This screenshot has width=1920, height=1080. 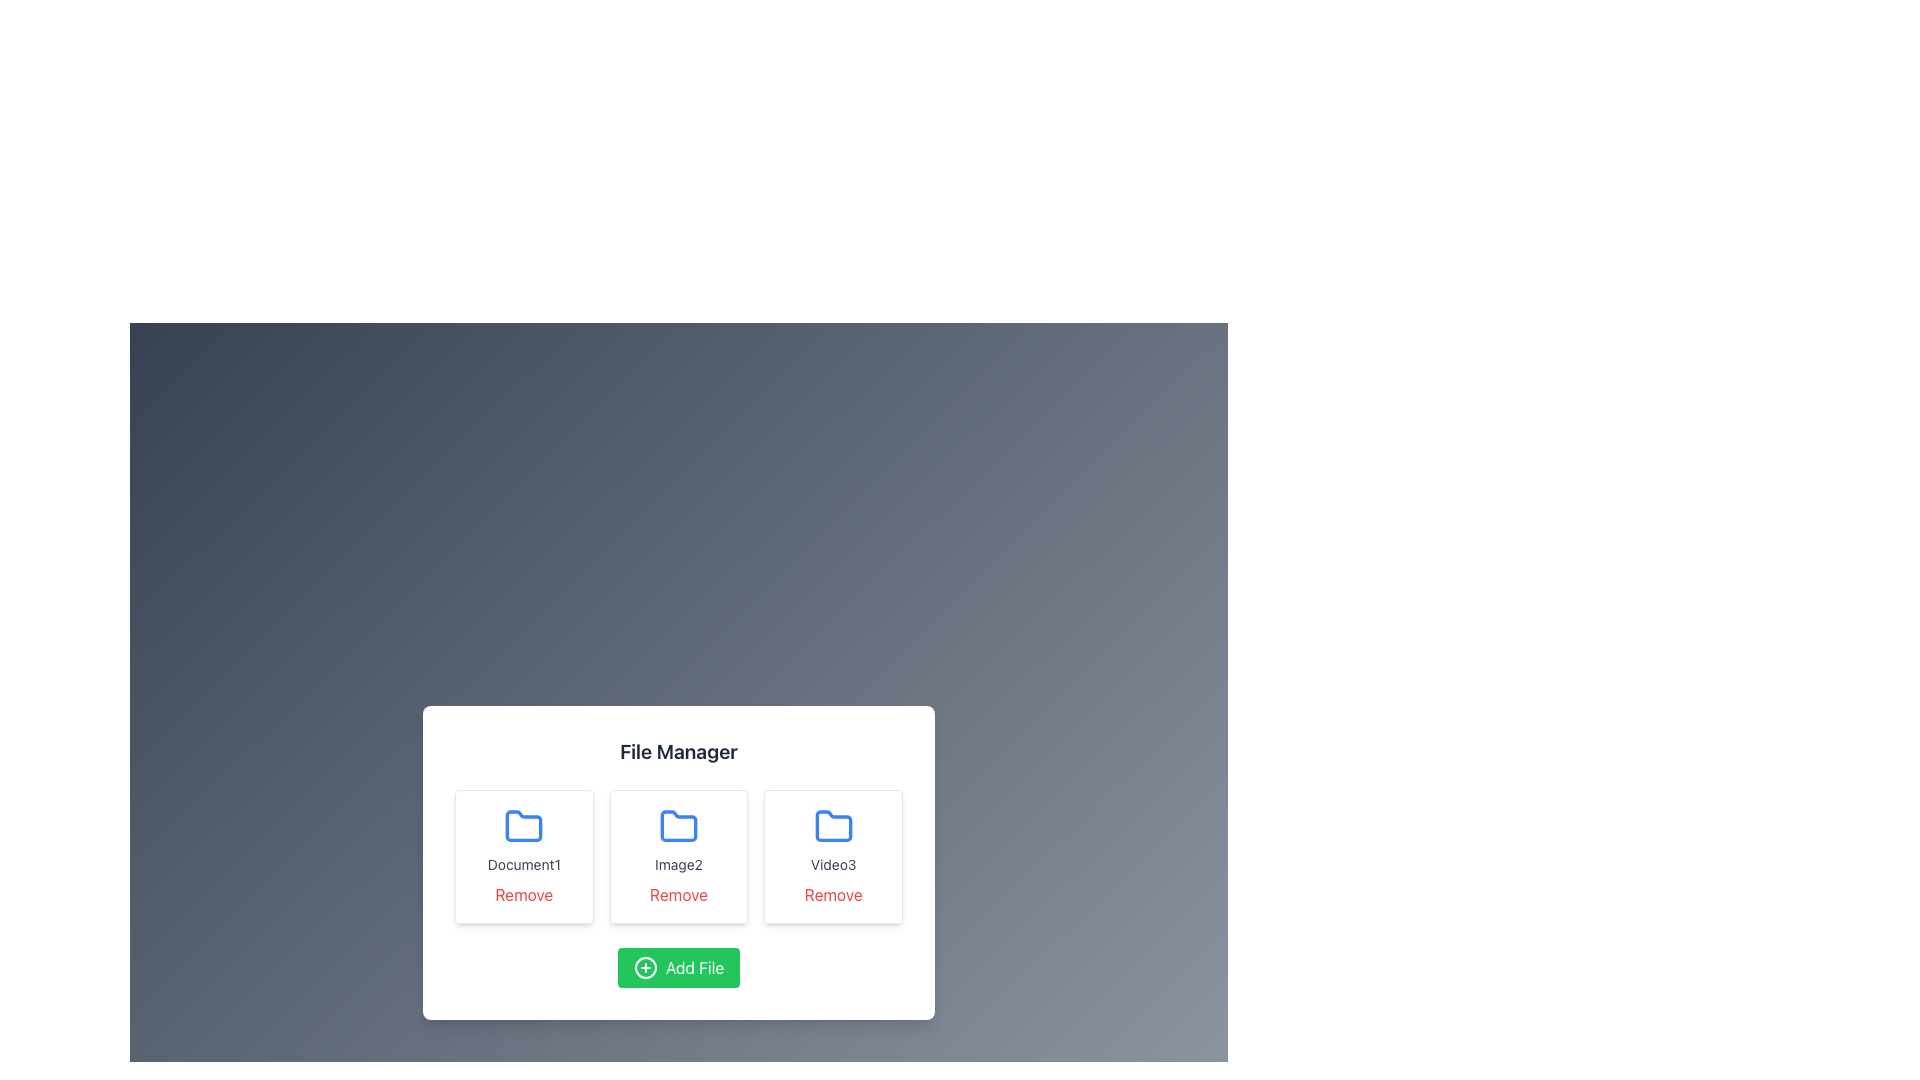 What do you see at coordinates (523, 825) in the screenshot?
I see `the vibrant blue folder icon with rounded edges located` at bounding box center [523, 825].